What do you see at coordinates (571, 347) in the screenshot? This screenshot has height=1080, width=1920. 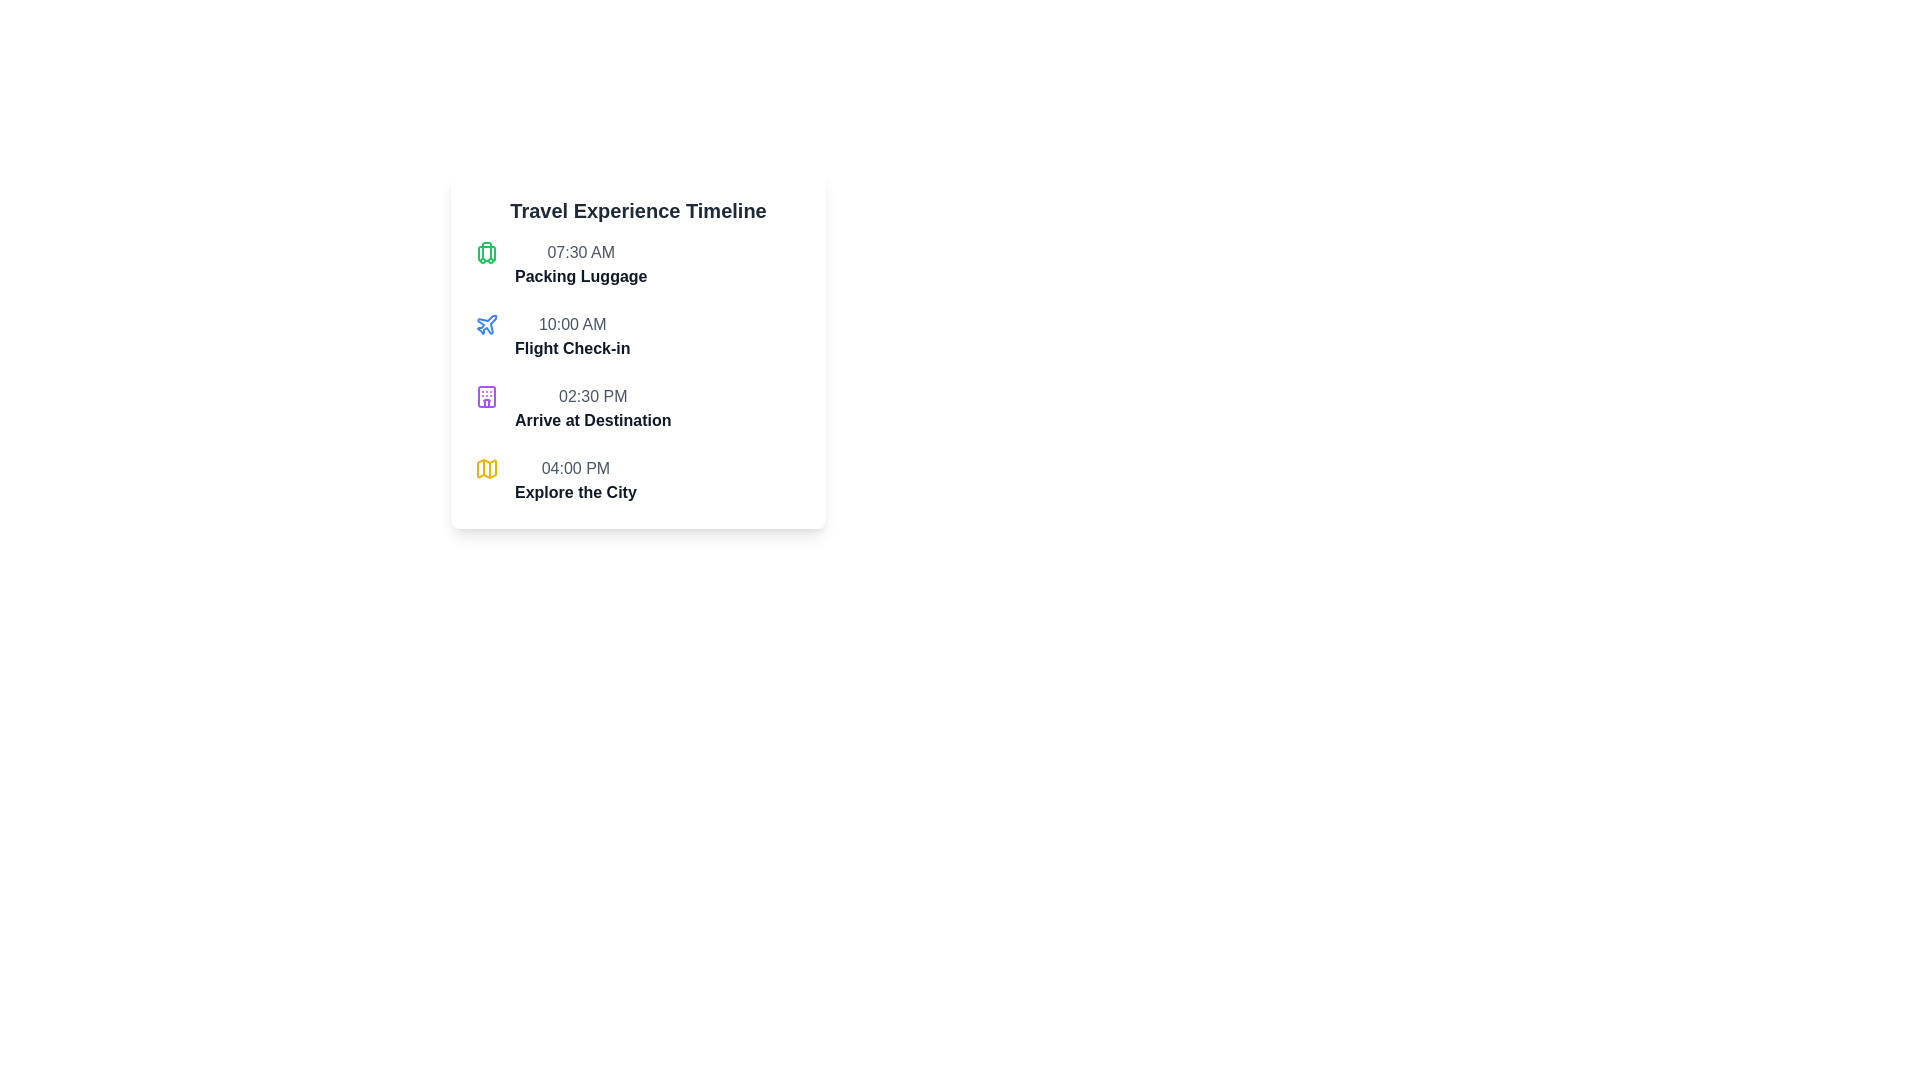 I see `text of the second line of the timeline entry, which provides additional context directly below '10:00 AM'` at bounding box center [571, 347].